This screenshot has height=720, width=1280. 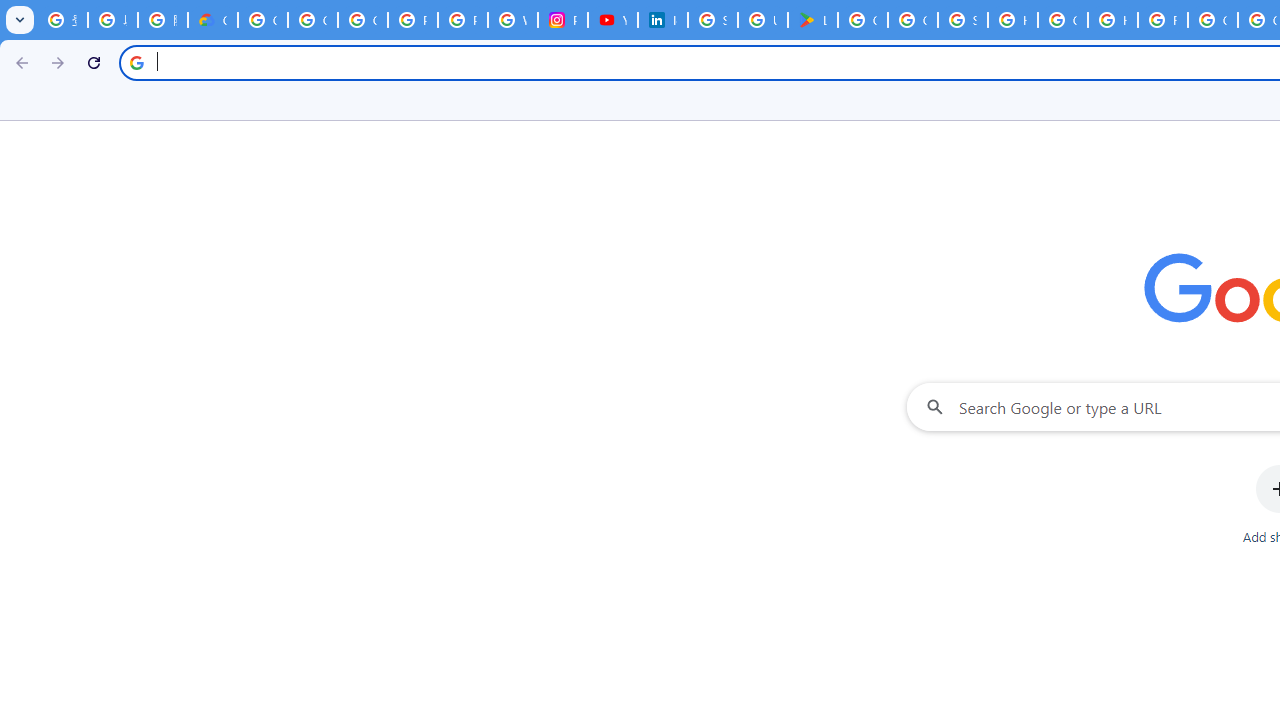 What do you see at coordinates (912, 20) in the screenshot?
I see `'Google Workspace - Specific Terms'` at bounding box center [912, 20].